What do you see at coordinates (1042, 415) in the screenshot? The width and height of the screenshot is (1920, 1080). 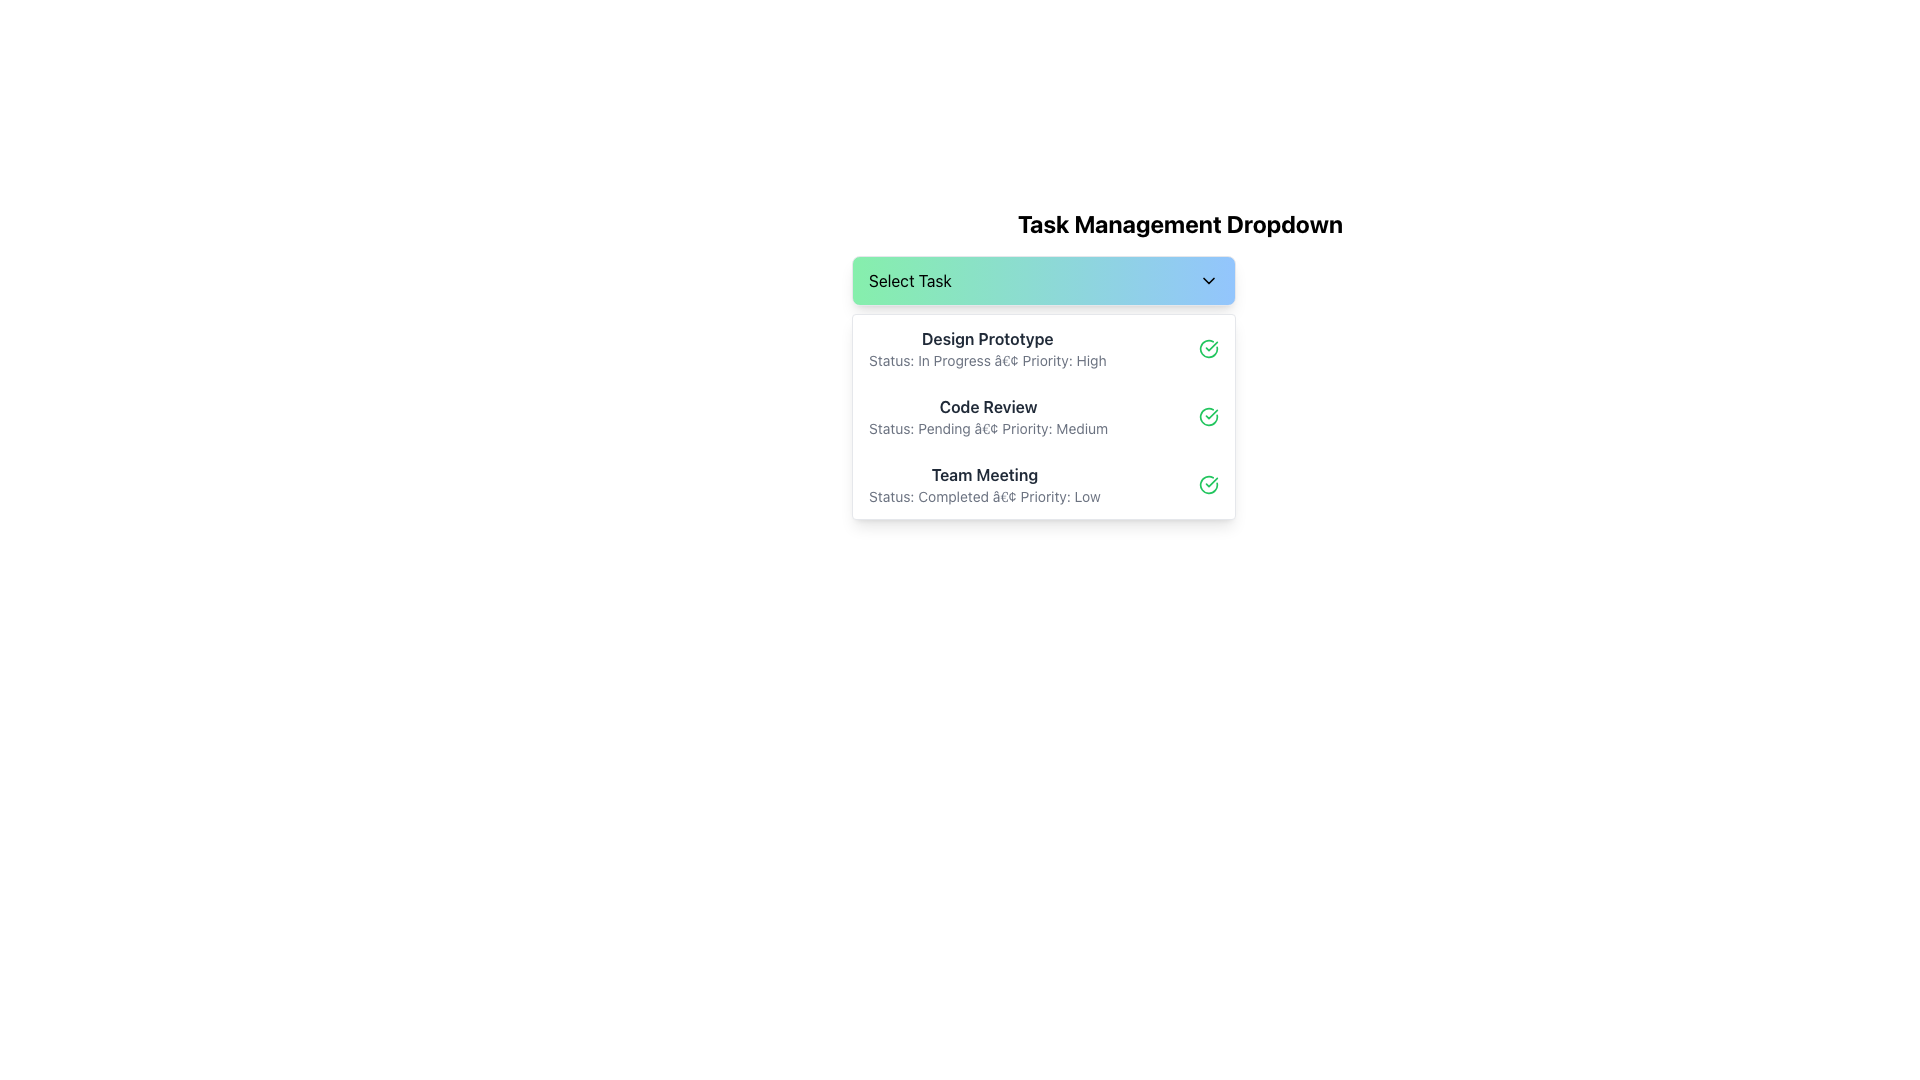 I see `an option in the dropdown menu below the 'Select Task' button` at bounding box center [1042, 415].